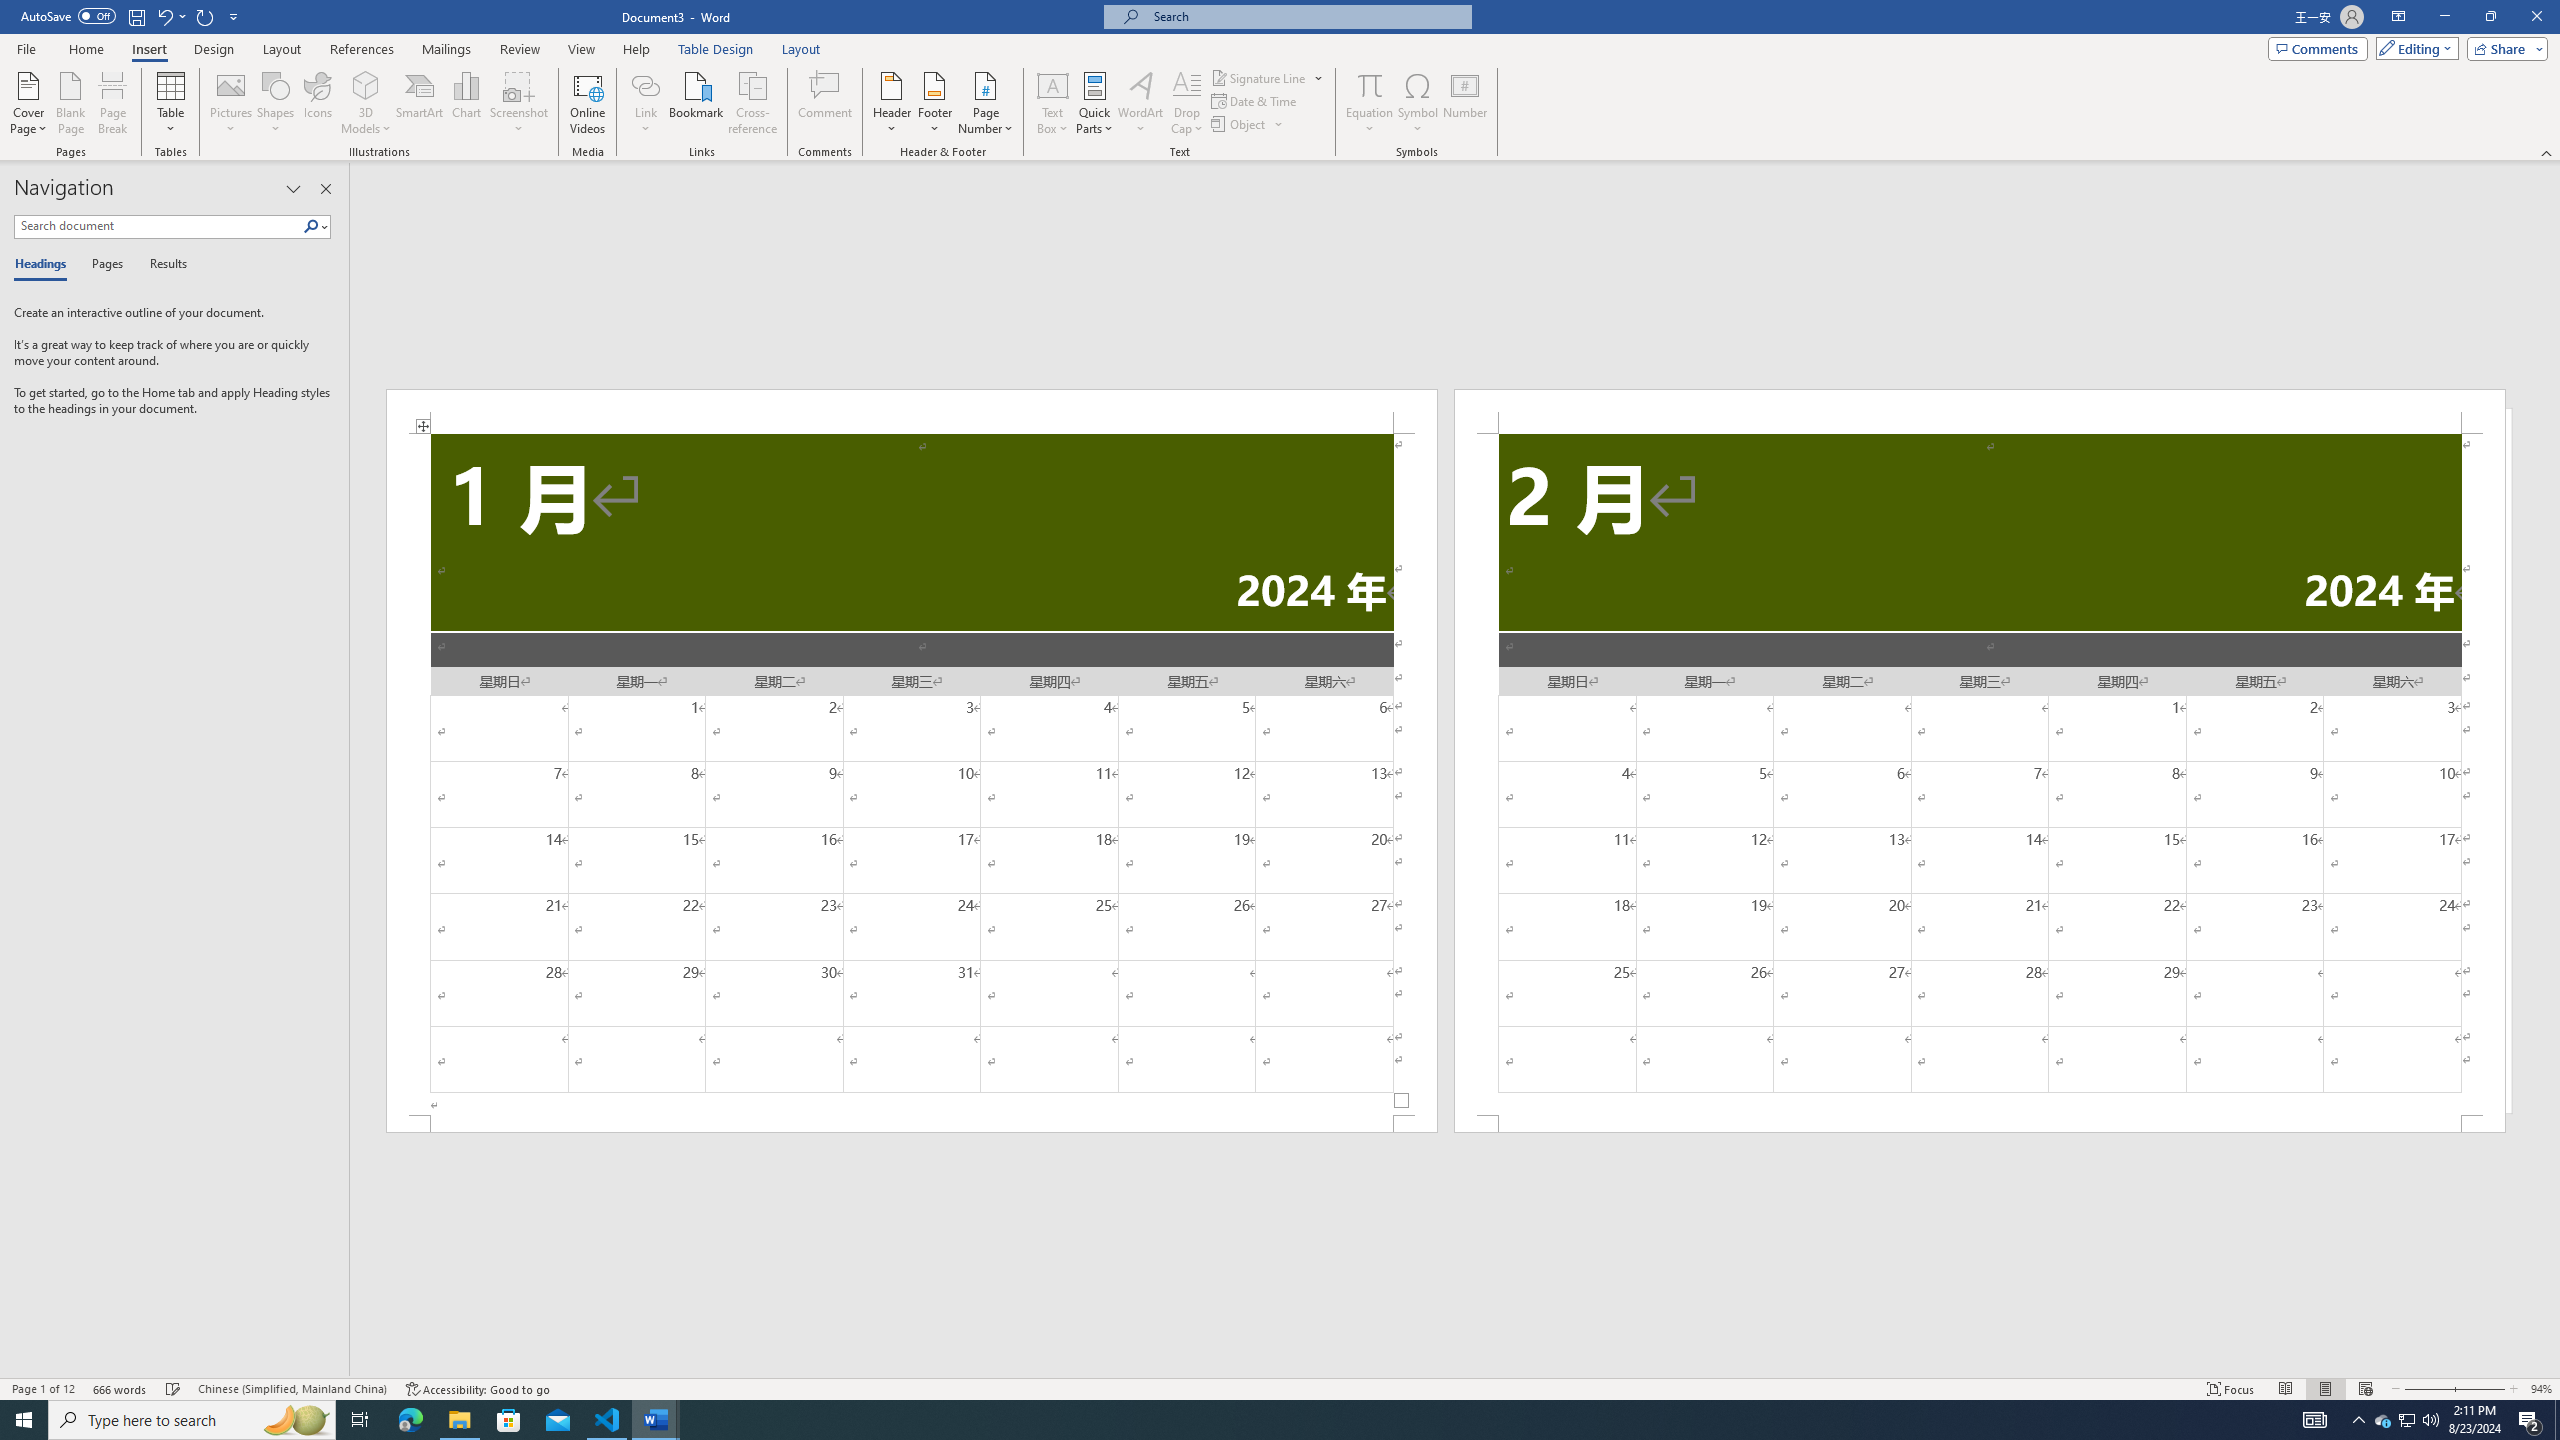  Describe the element at coordinates (103, 264) in the screenshot. I see `'Pages'` at that location.